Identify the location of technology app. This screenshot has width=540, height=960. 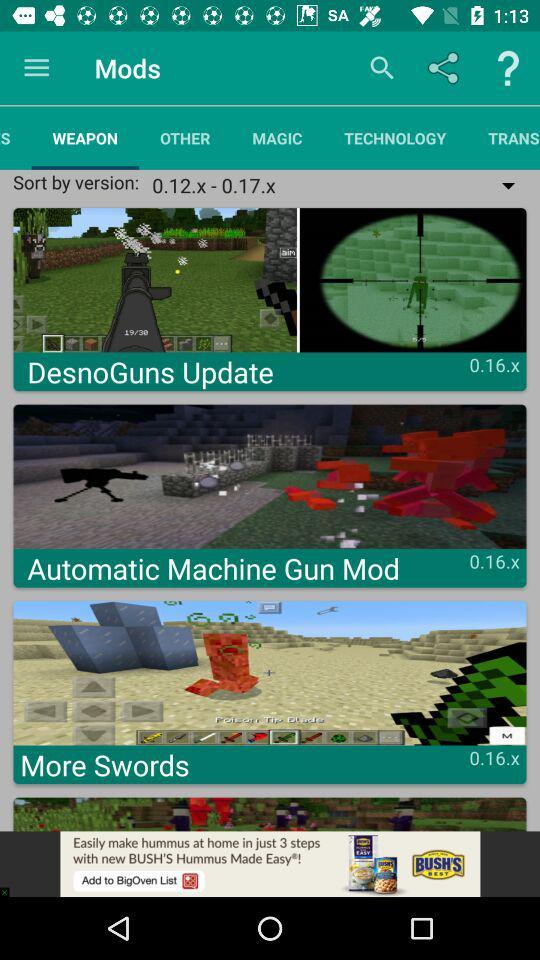
(395, 137).